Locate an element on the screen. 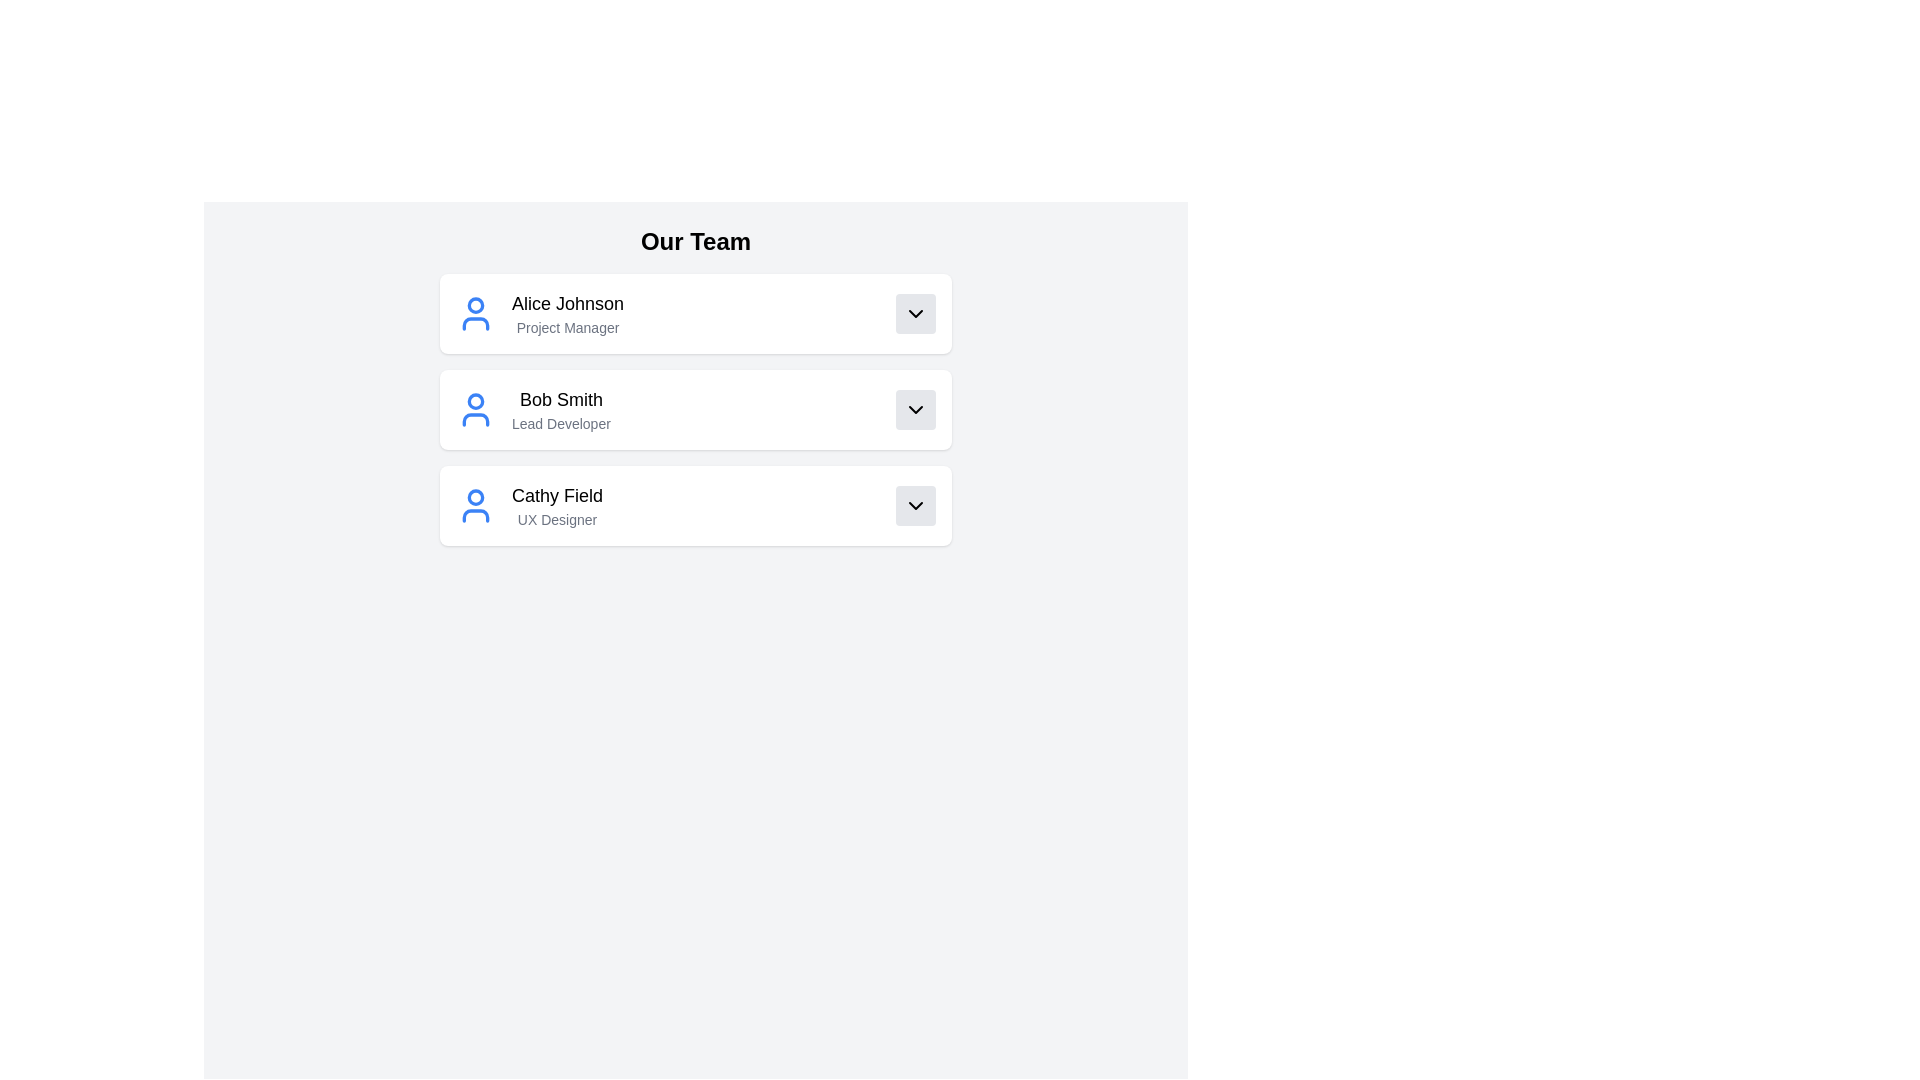 The width and height of the screenshot is (1920, 1080). the Text Label indicating the job title of 'Alice Johnson' in the first card of the 'Our Team' section, located directly below the name is located at coordinates (567, 326).